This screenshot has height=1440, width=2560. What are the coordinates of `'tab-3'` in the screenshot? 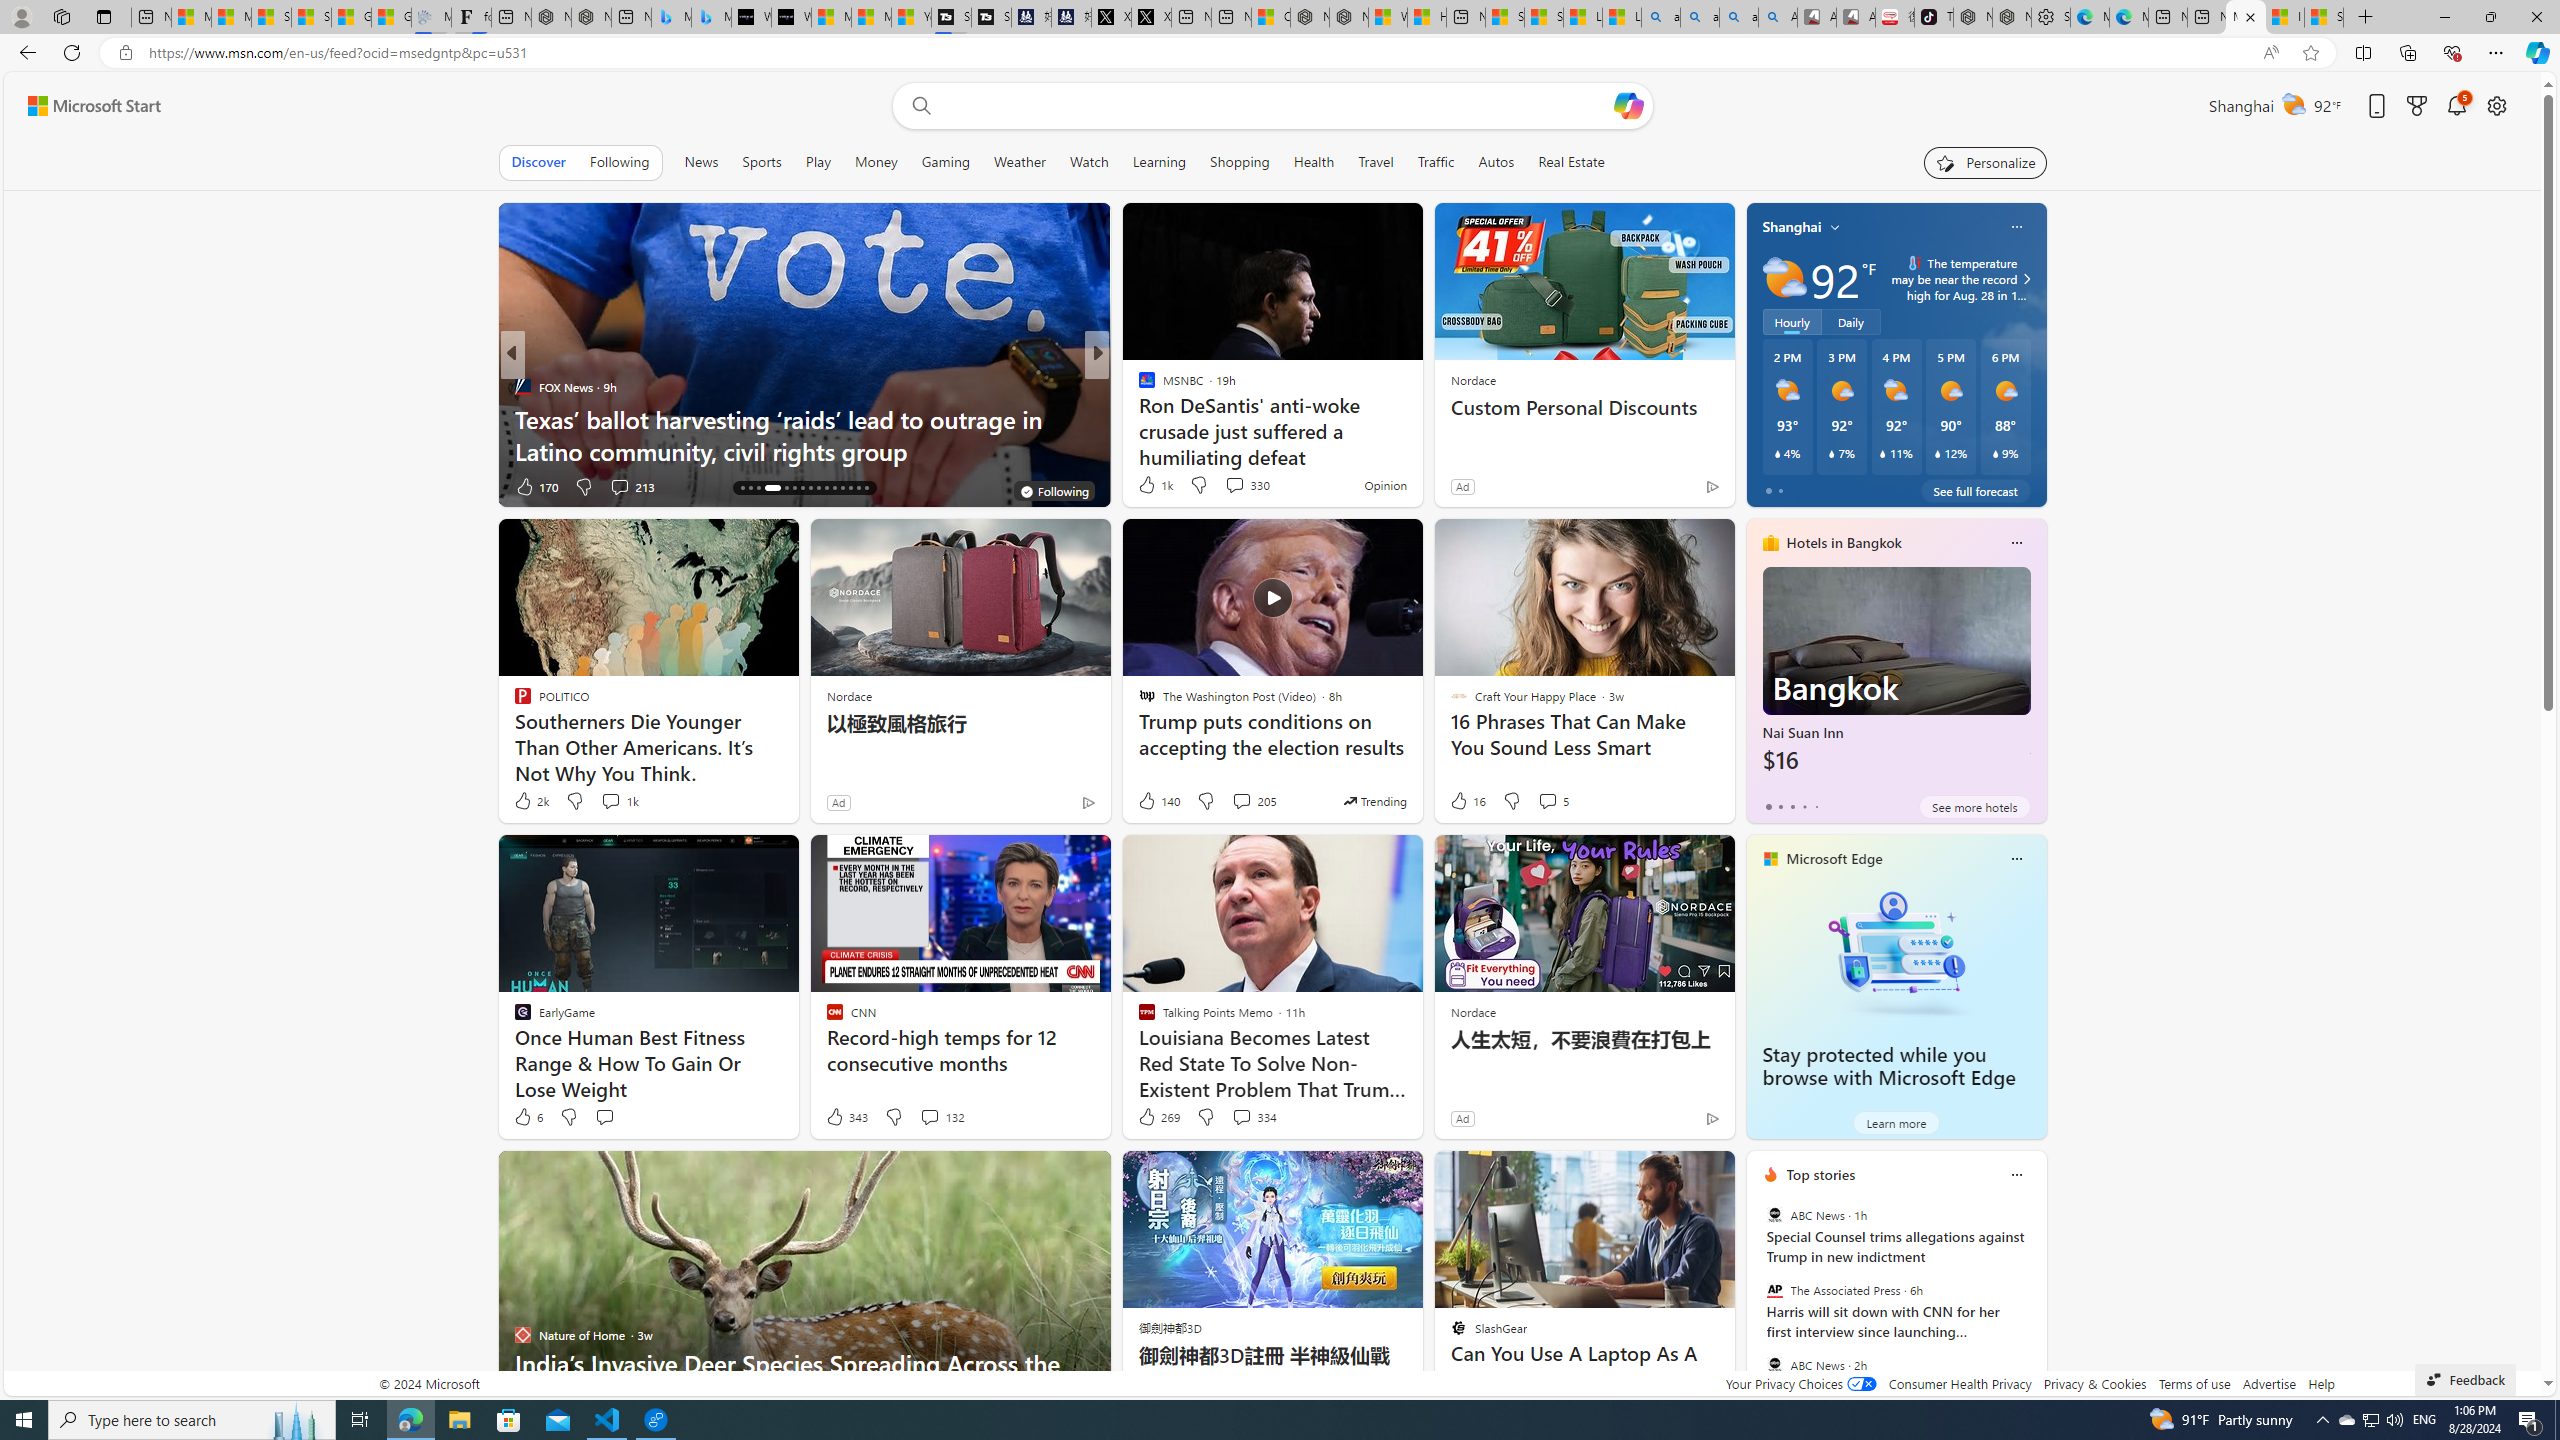 It's located at (1802, 807).